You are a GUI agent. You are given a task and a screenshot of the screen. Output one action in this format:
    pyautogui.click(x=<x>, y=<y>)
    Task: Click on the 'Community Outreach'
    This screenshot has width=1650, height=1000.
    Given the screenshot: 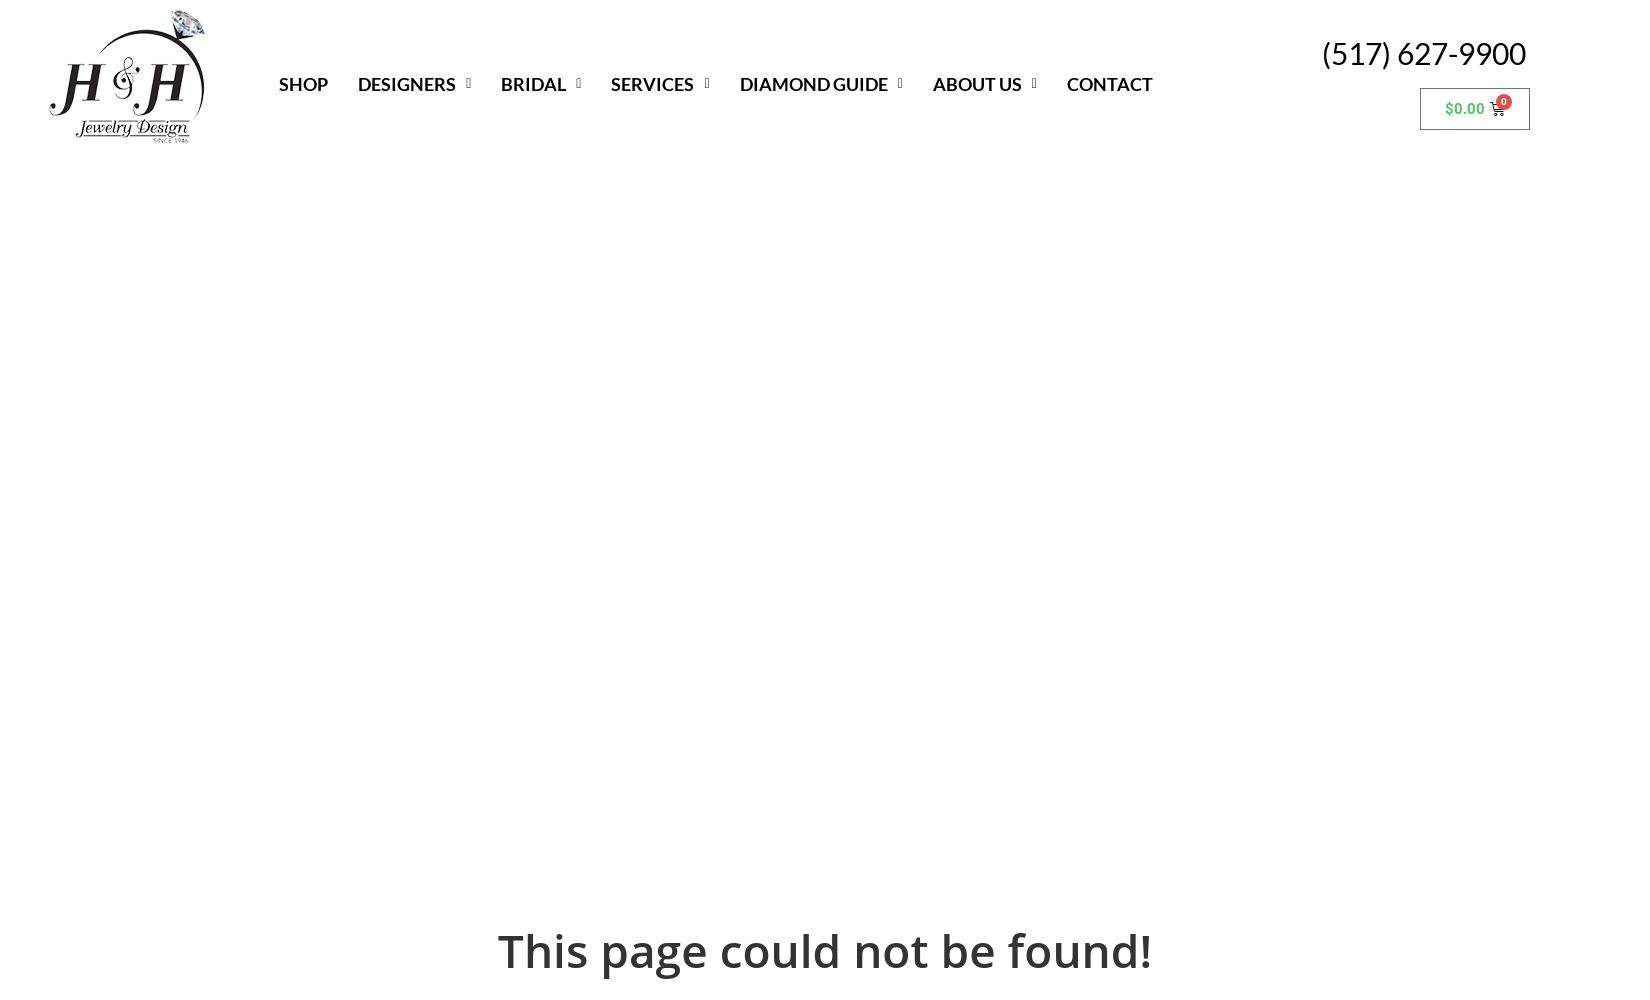 What is the action you would take?
    pyautogui.click(x=952, y=188)
    